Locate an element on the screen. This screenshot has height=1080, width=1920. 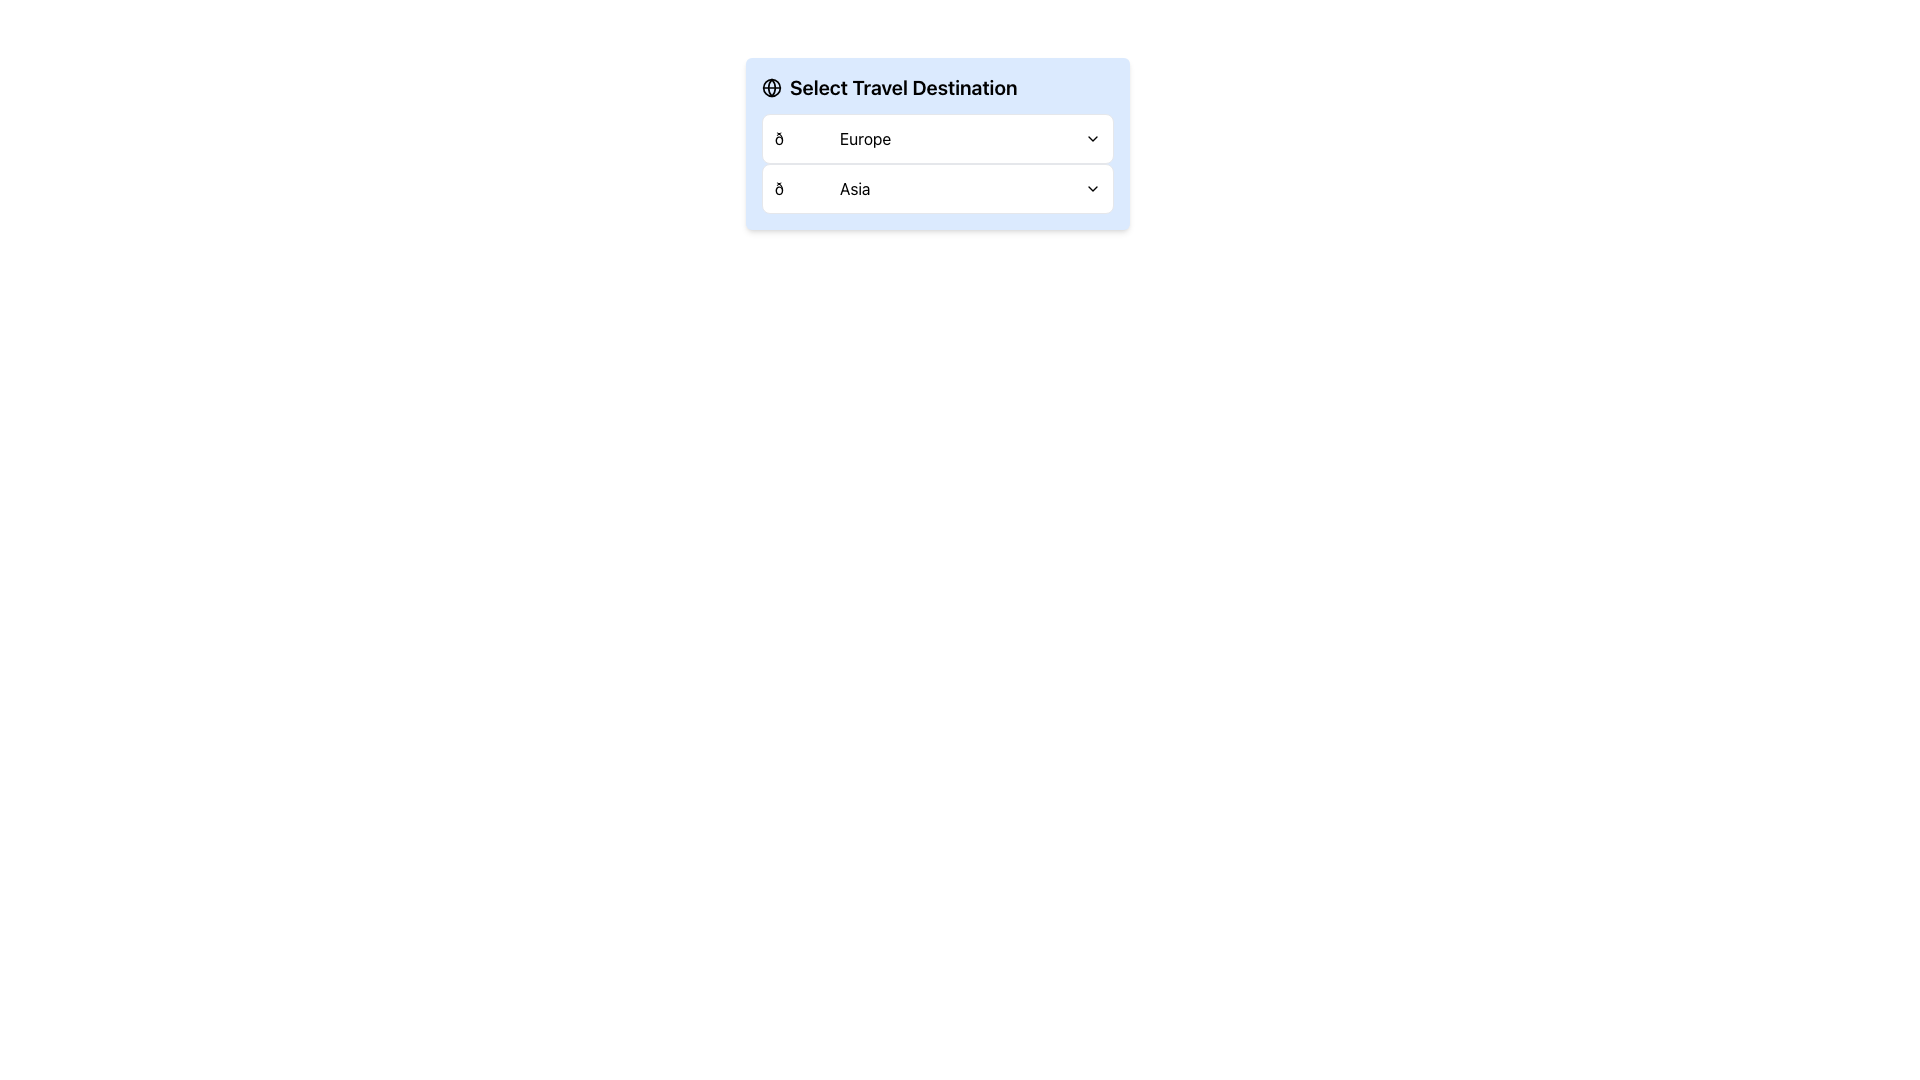
the globe emoji located to the left of the text 'Asia' within the dropdown options is located at coordinates (803, 189).